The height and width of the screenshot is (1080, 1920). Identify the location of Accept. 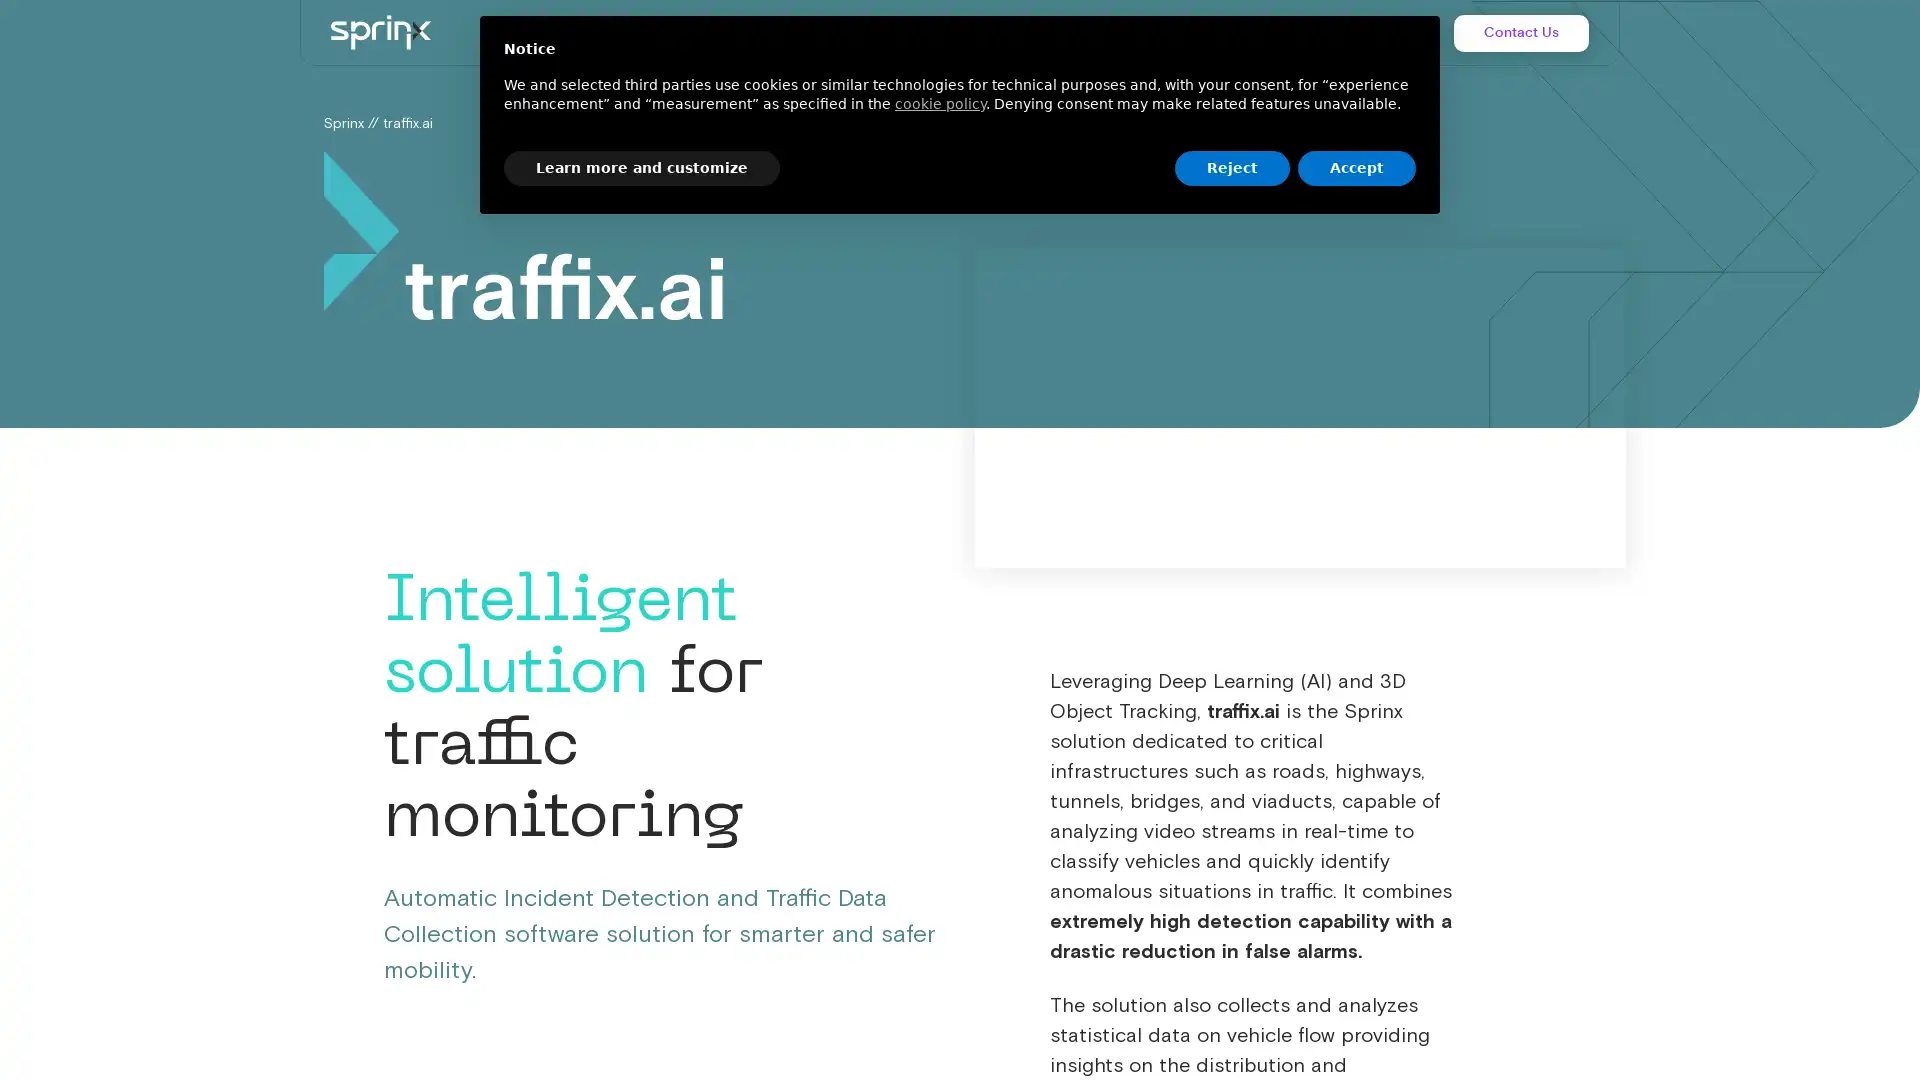
(1357, 167).